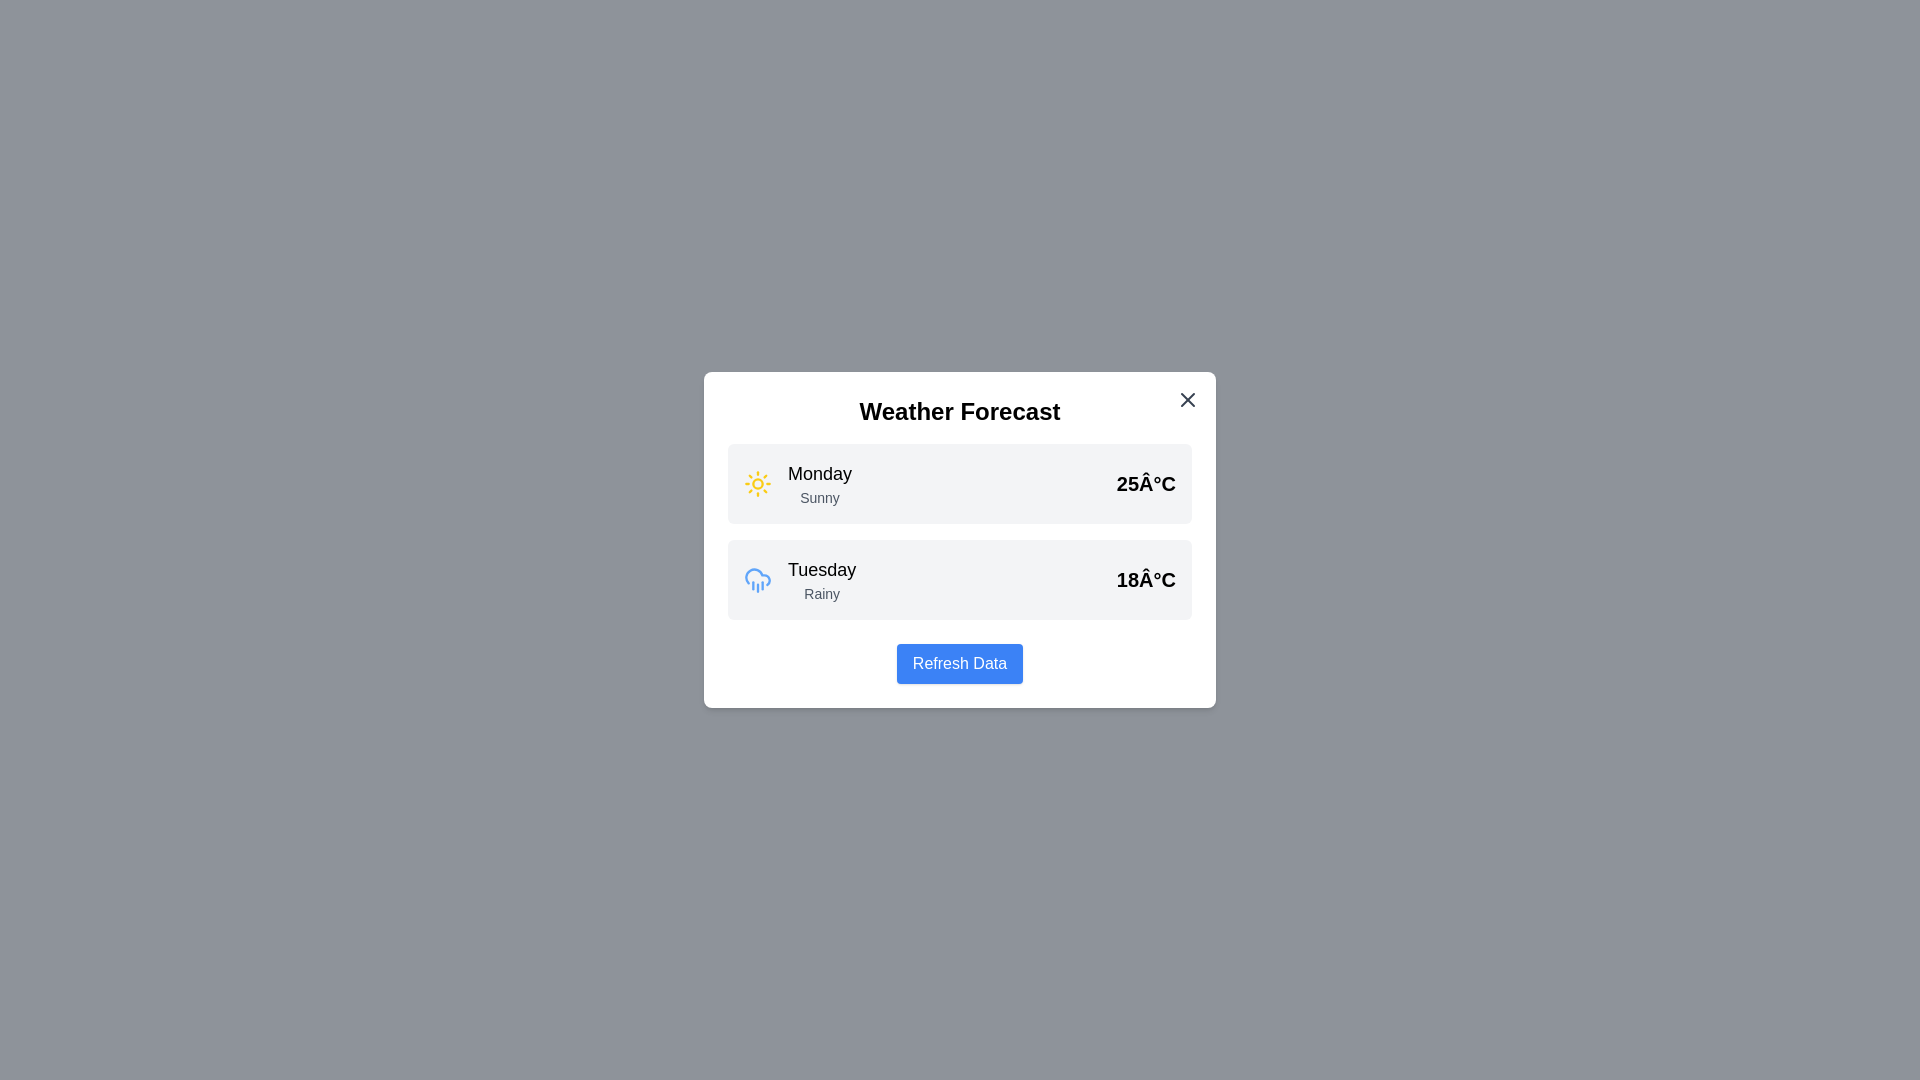  Describe the element at coordinates (757, 483) in the screenshot. I see `the sun icon representing sunny weather condition, located to the left of the 'Monday' label in the first weather forecast entry` at that location.